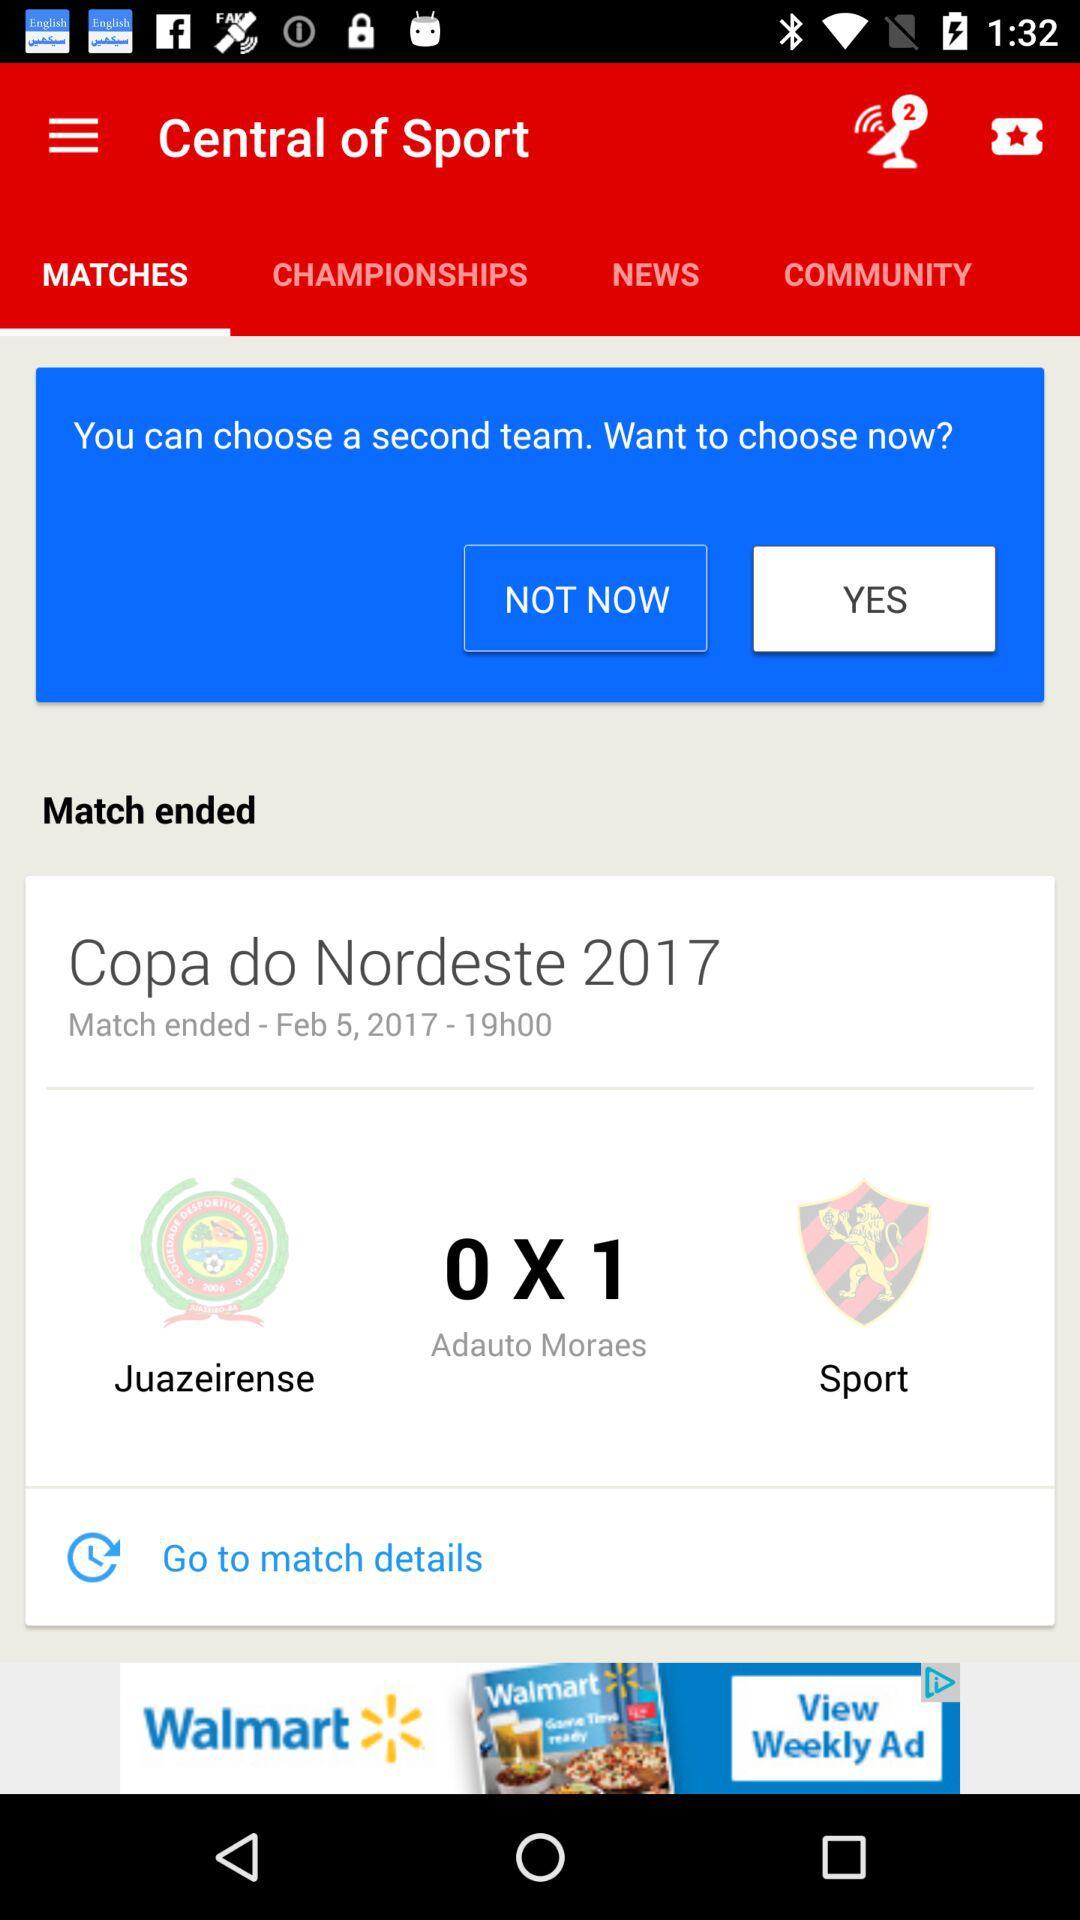  I want to click on advertisements, so click(540, 1727).